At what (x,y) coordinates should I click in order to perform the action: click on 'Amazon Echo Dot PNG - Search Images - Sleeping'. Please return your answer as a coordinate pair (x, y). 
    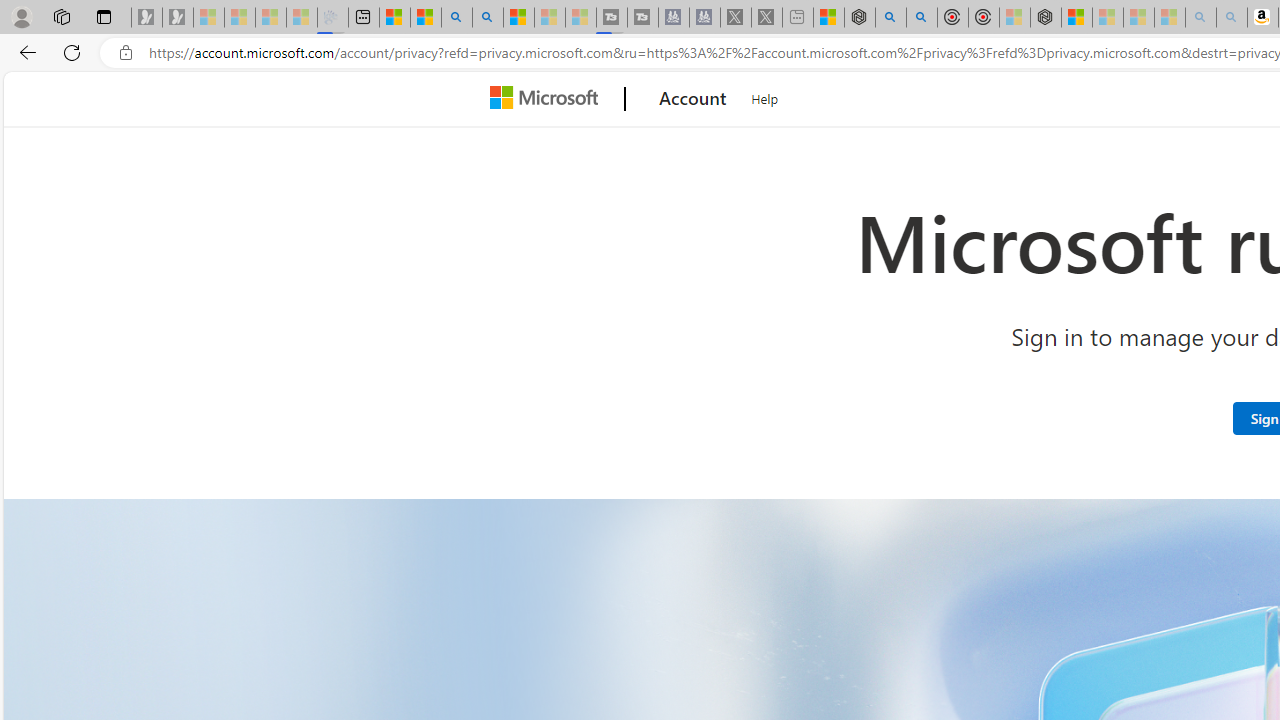
    Looking at the image, I should click on (1231, 17).